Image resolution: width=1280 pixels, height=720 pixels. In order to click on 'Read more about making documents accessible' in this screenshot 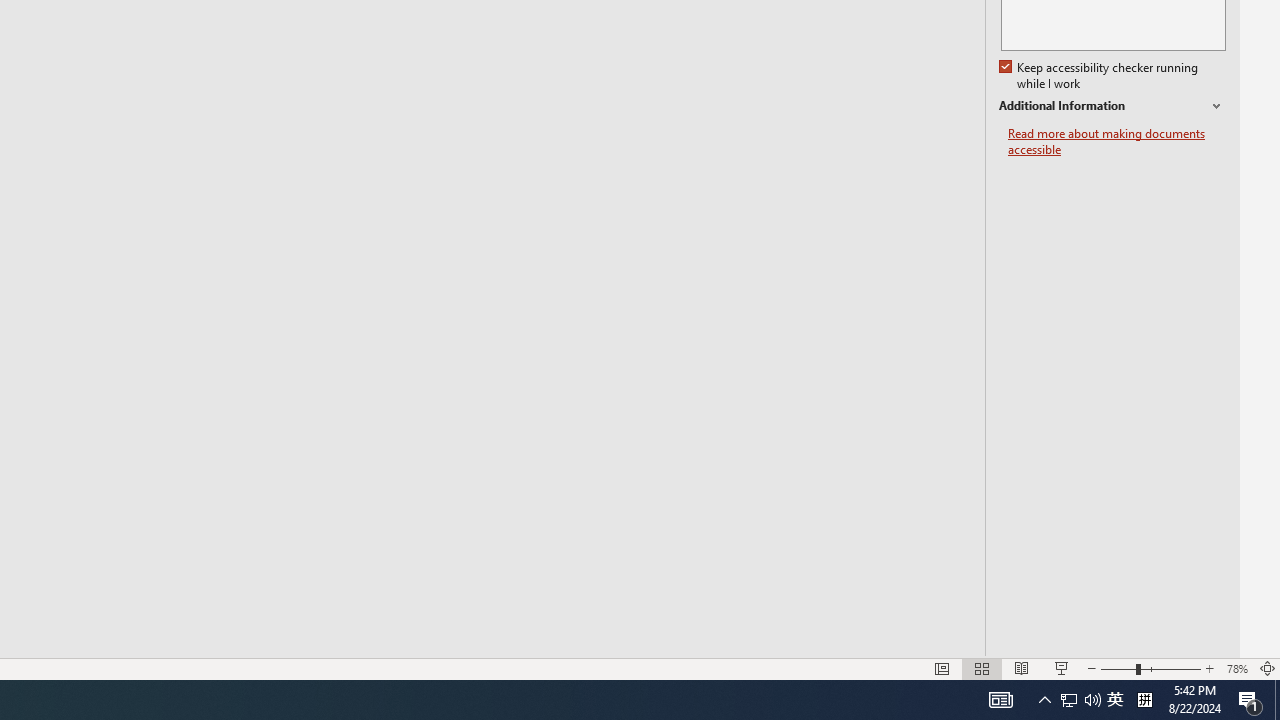, I will do `click(1116, 141)`.